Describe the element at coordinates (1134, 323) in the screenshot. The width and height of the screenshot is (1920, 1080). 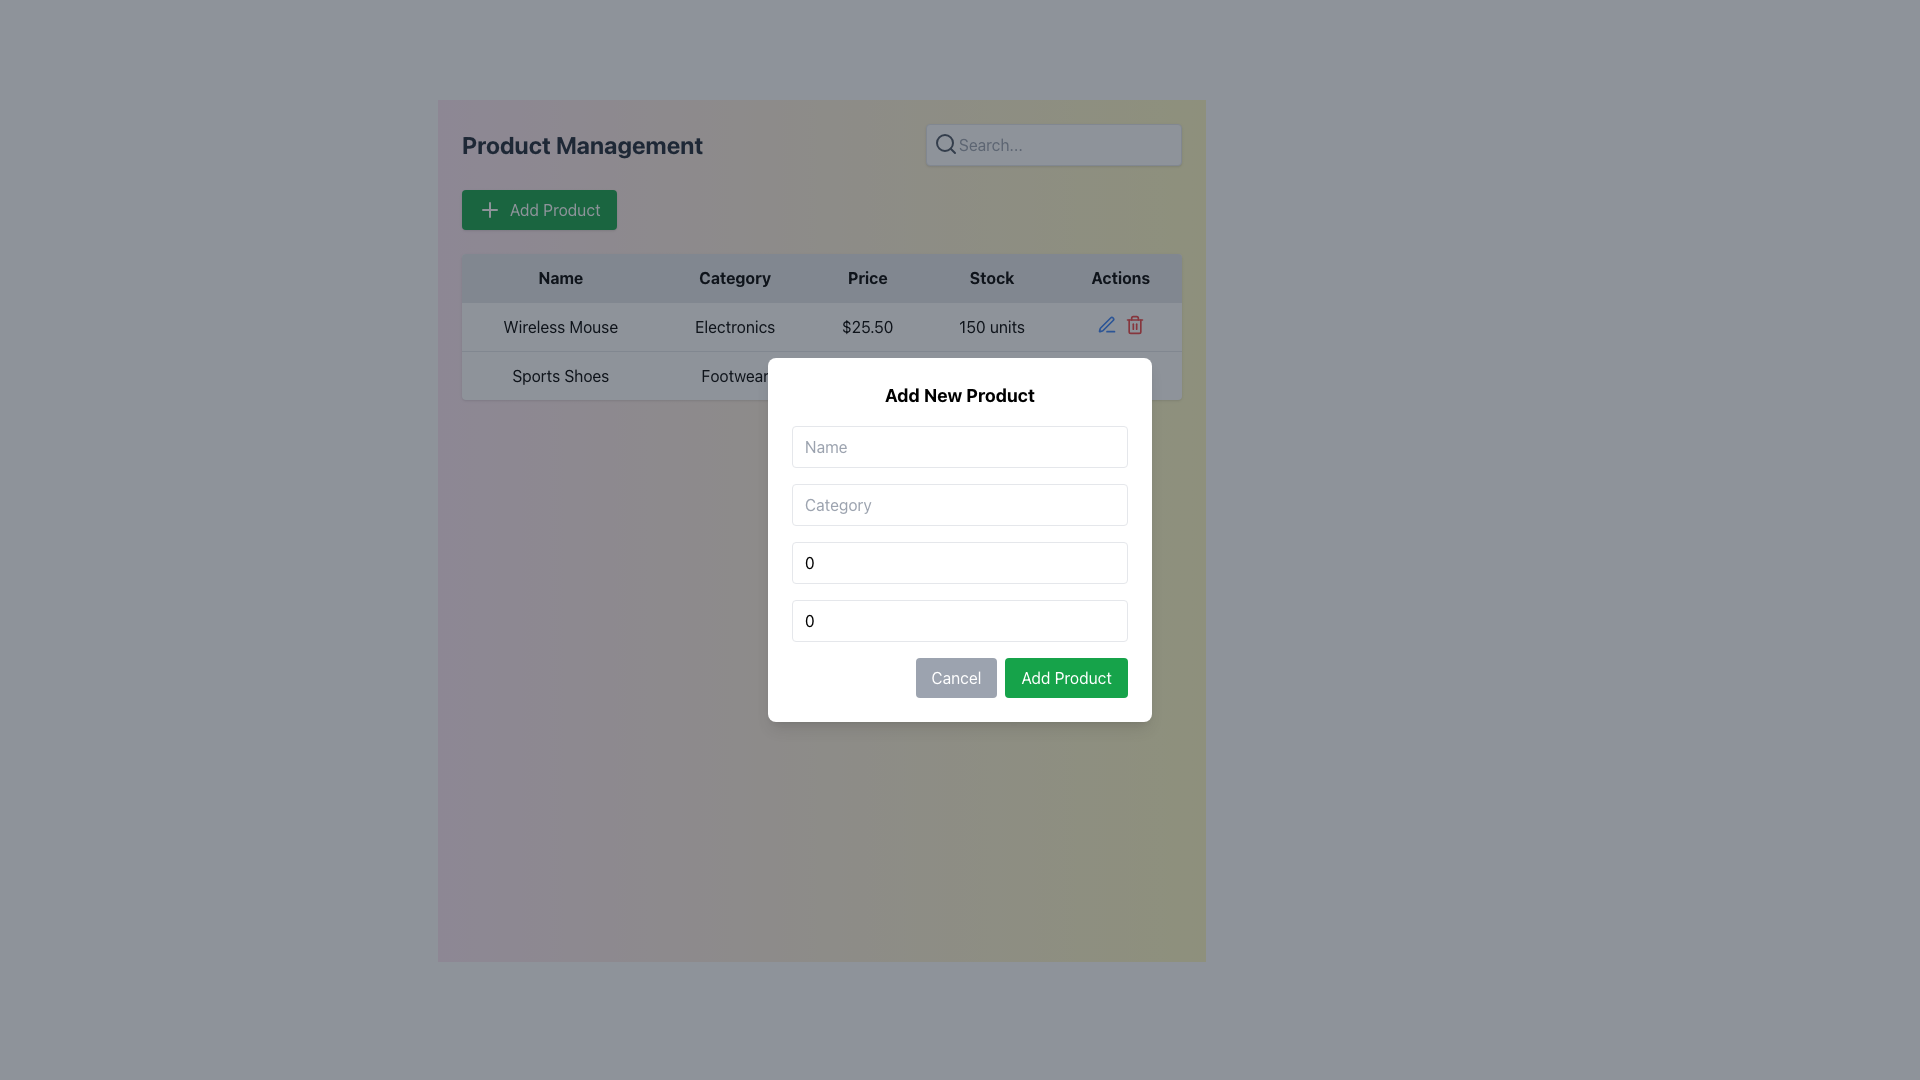
I see `the red trash icon button in the 'Actions' column` at that location.